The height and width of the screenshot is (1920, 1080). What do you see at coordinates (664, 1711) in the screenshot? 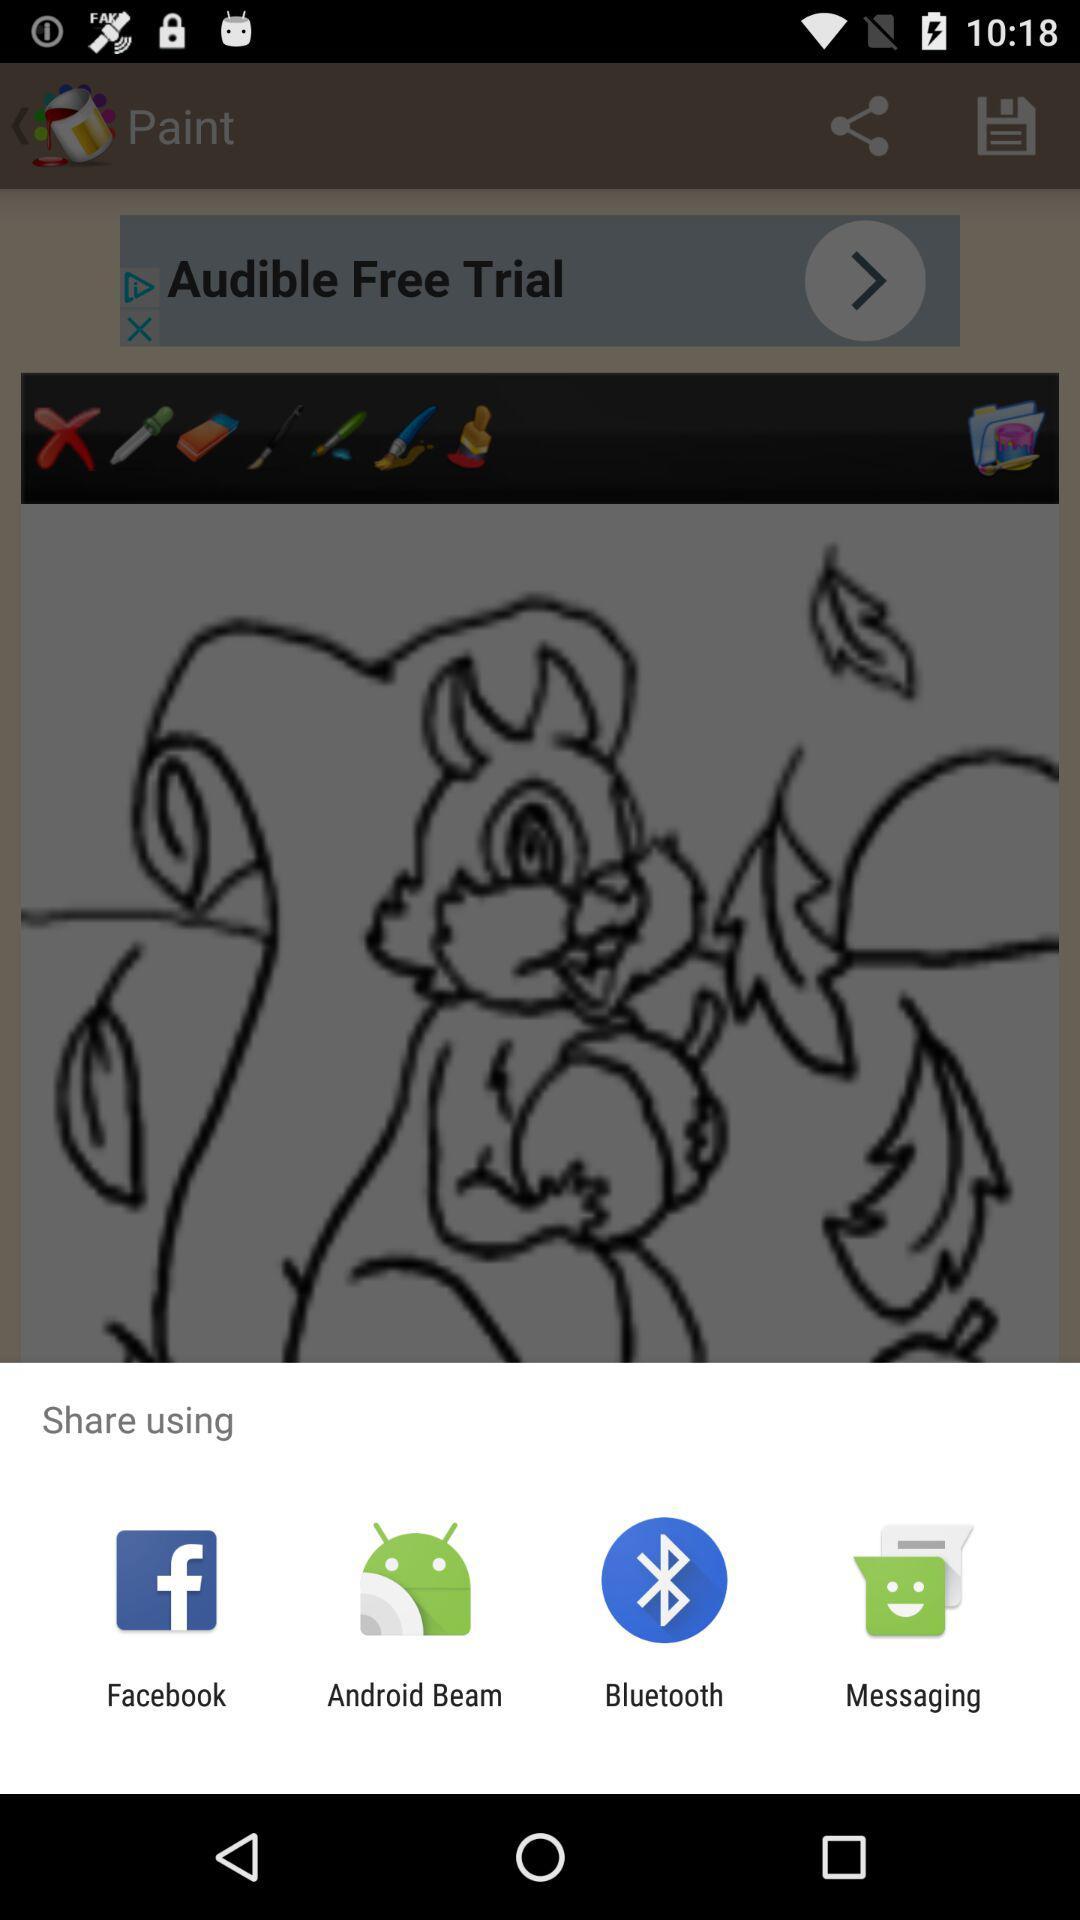
I see `the bluetooth icon` at bounding box center [664, 1711].